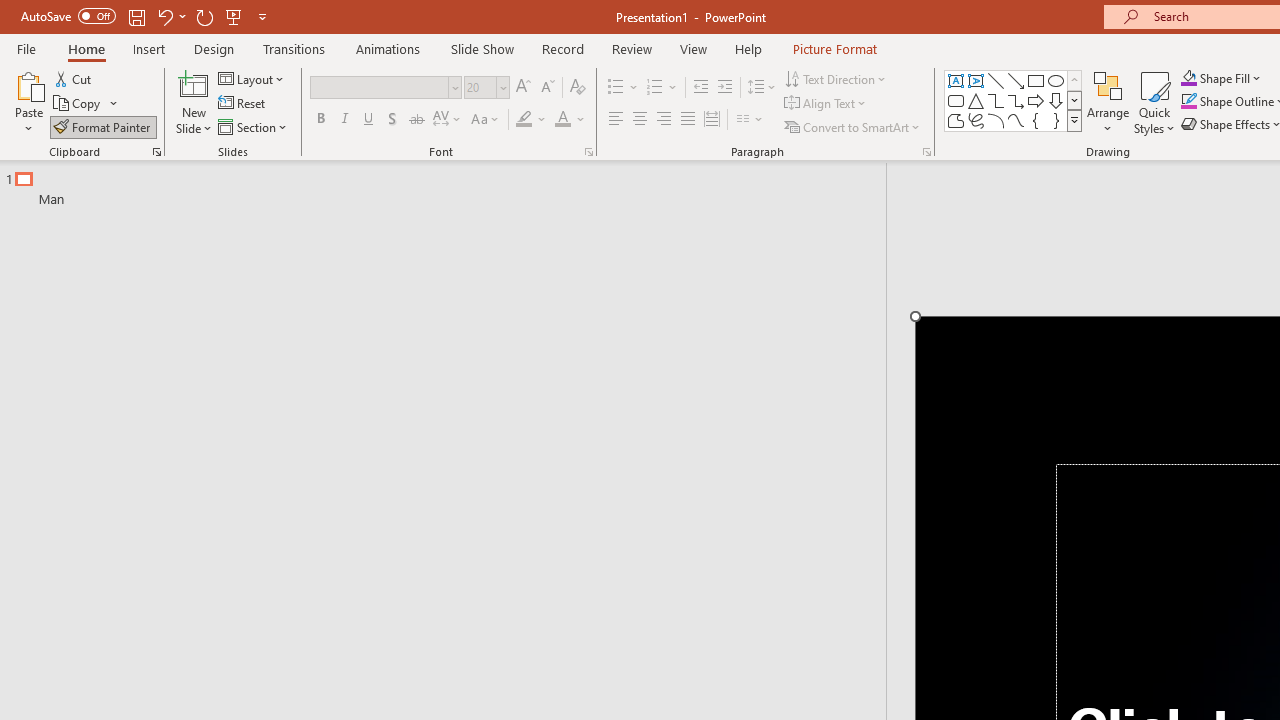 The image size is (1280, 720). Describe the element at coordinates (320, 119) in the screenshot. I see `'Bold'` at that location.